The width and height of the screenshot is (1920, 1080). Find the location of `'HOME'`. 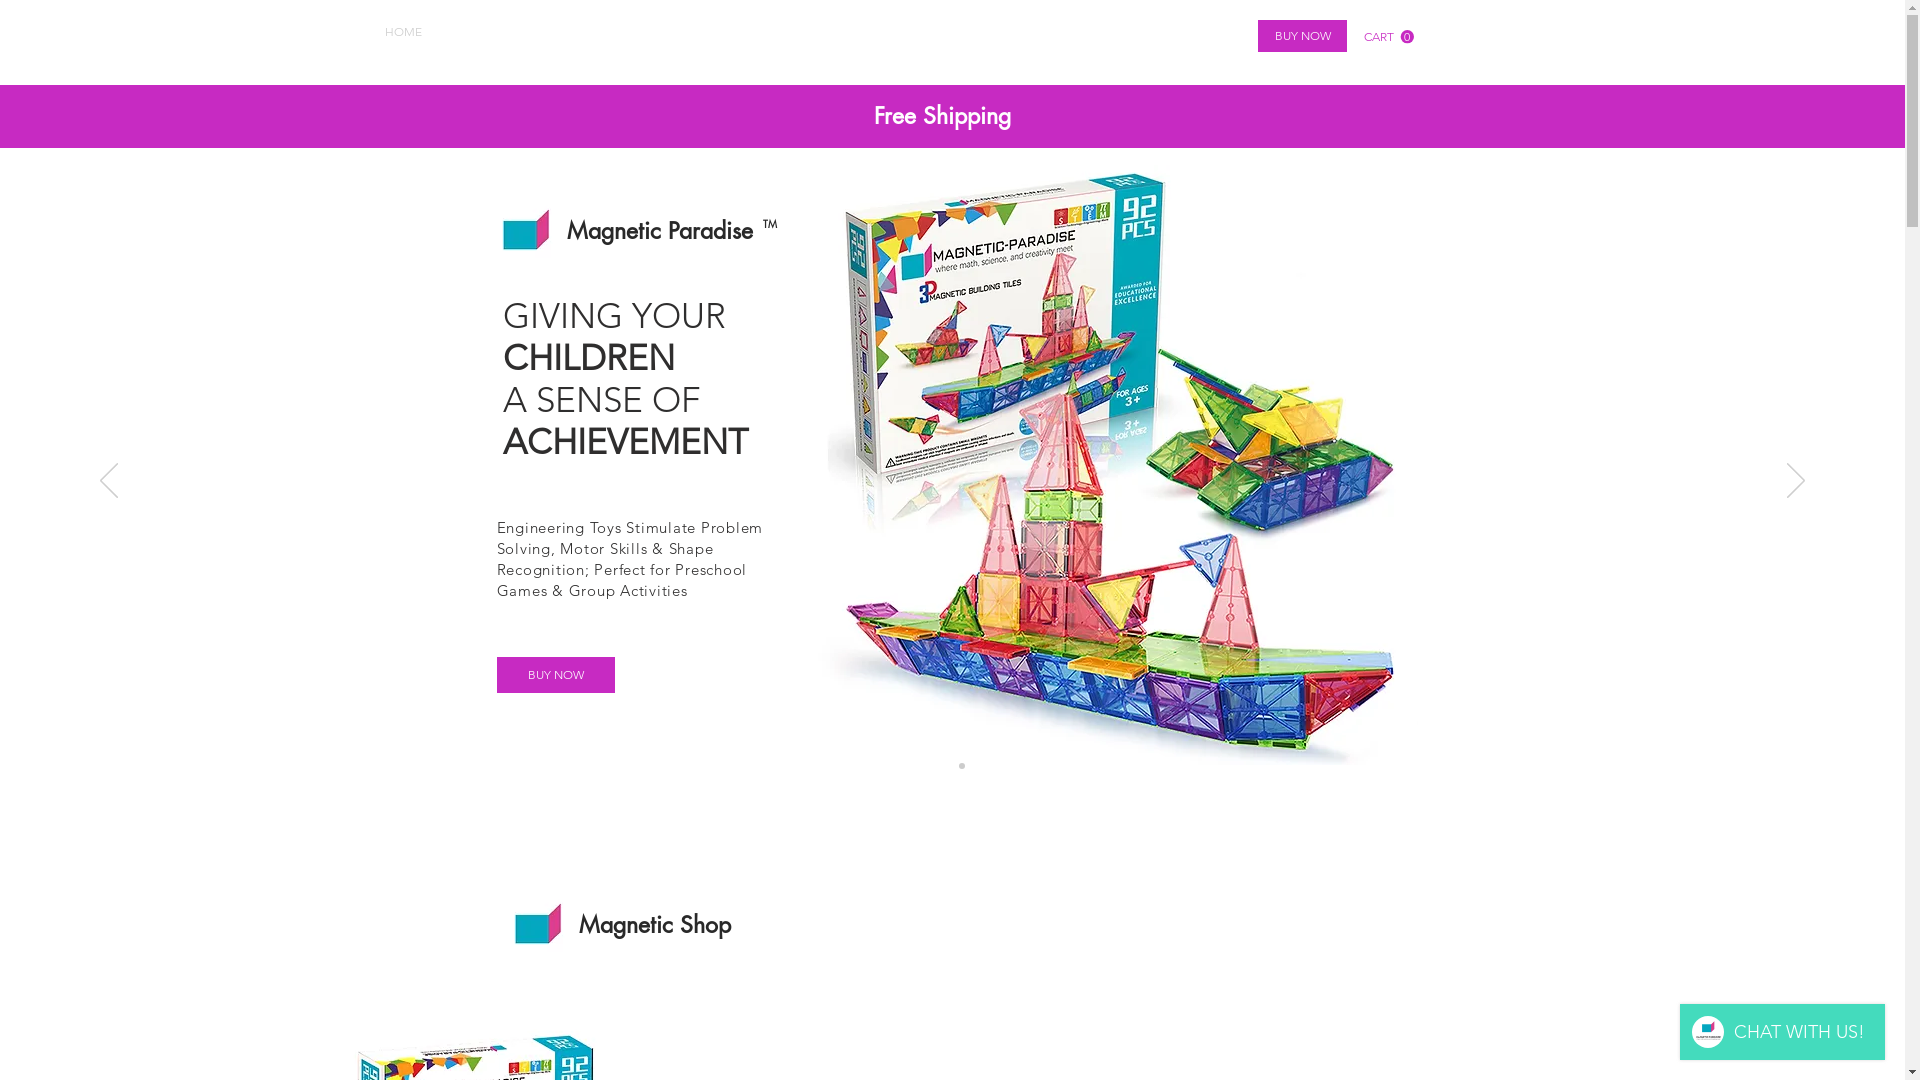

'HOME' is located at coordinates (402, 31).